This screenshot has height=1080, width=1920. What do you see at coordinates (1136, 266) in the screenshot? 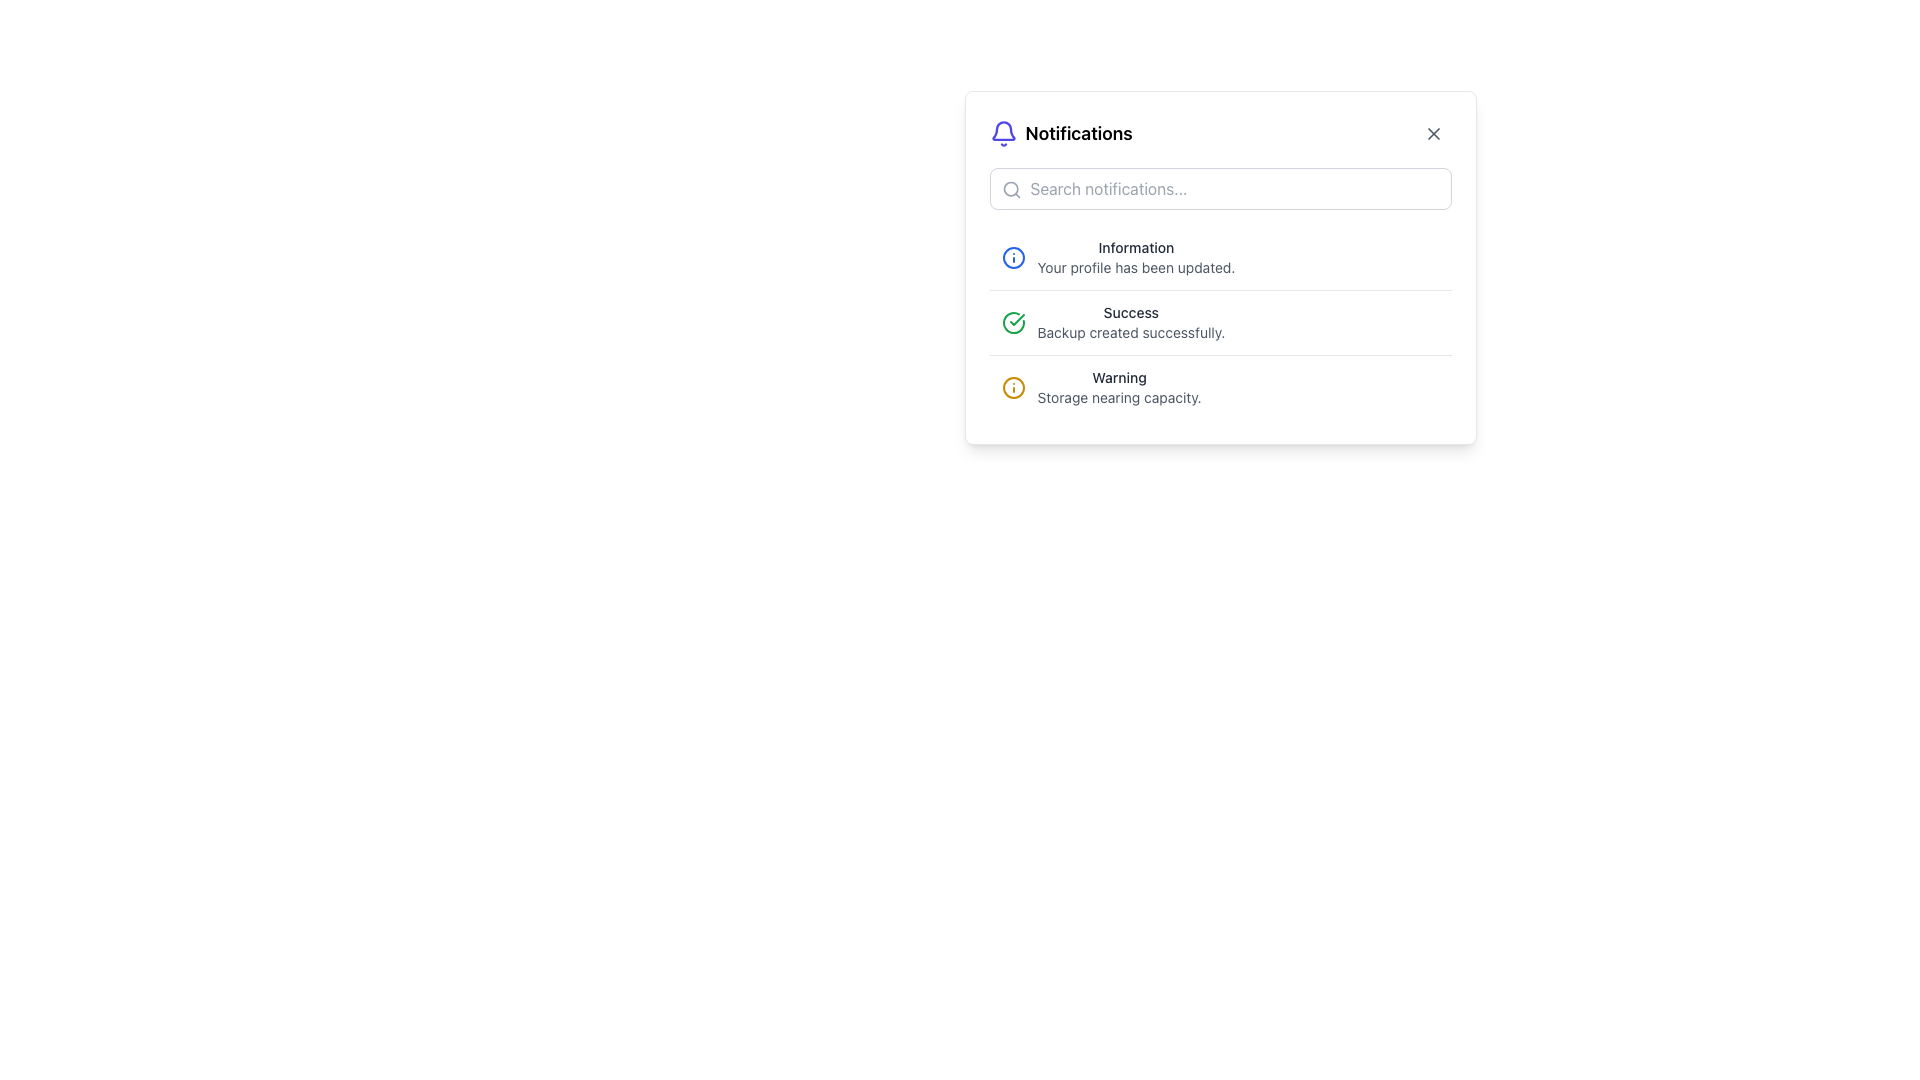
I see `text label that informs the user their profile has been updated, which is located below the 'Information' text within the notification card` at bounding box center [1136, 266].